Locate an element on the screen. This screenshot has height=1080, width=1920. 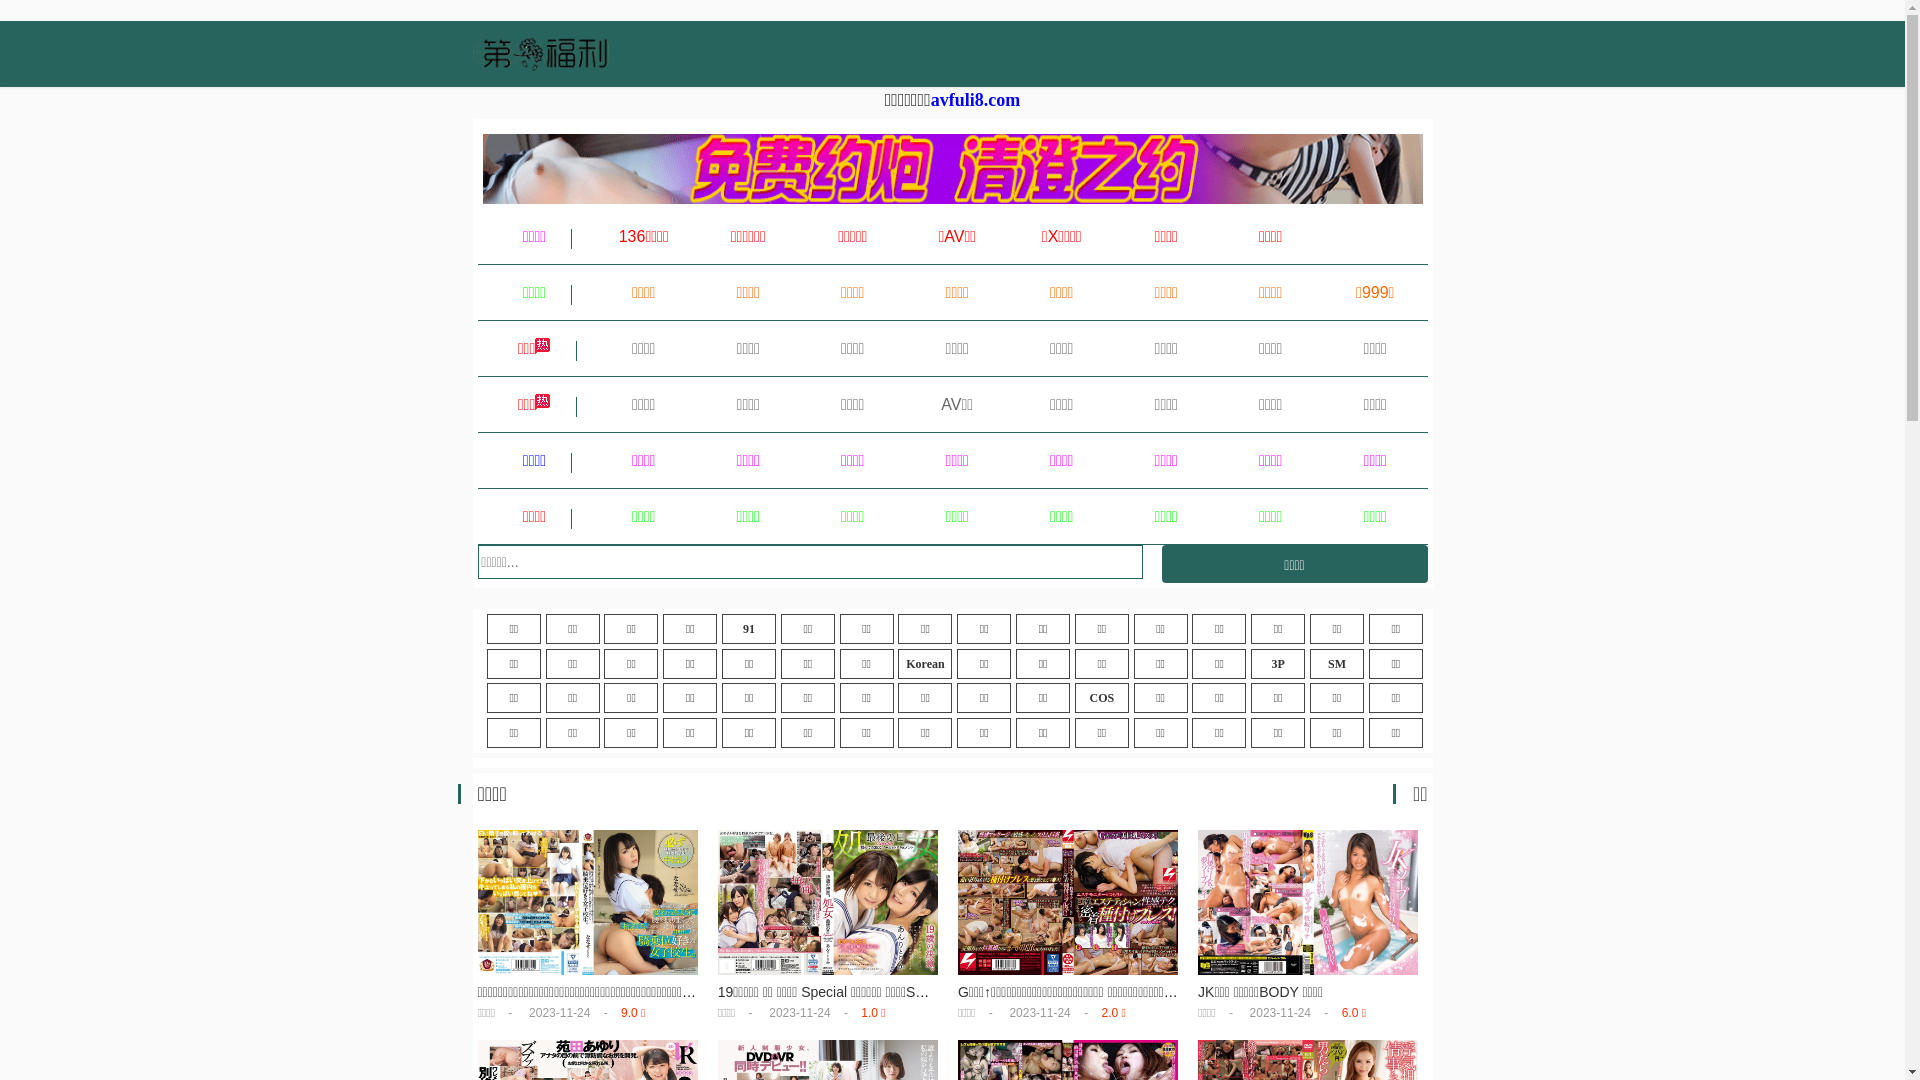
'SM' is located at coordinates (1337, 663).